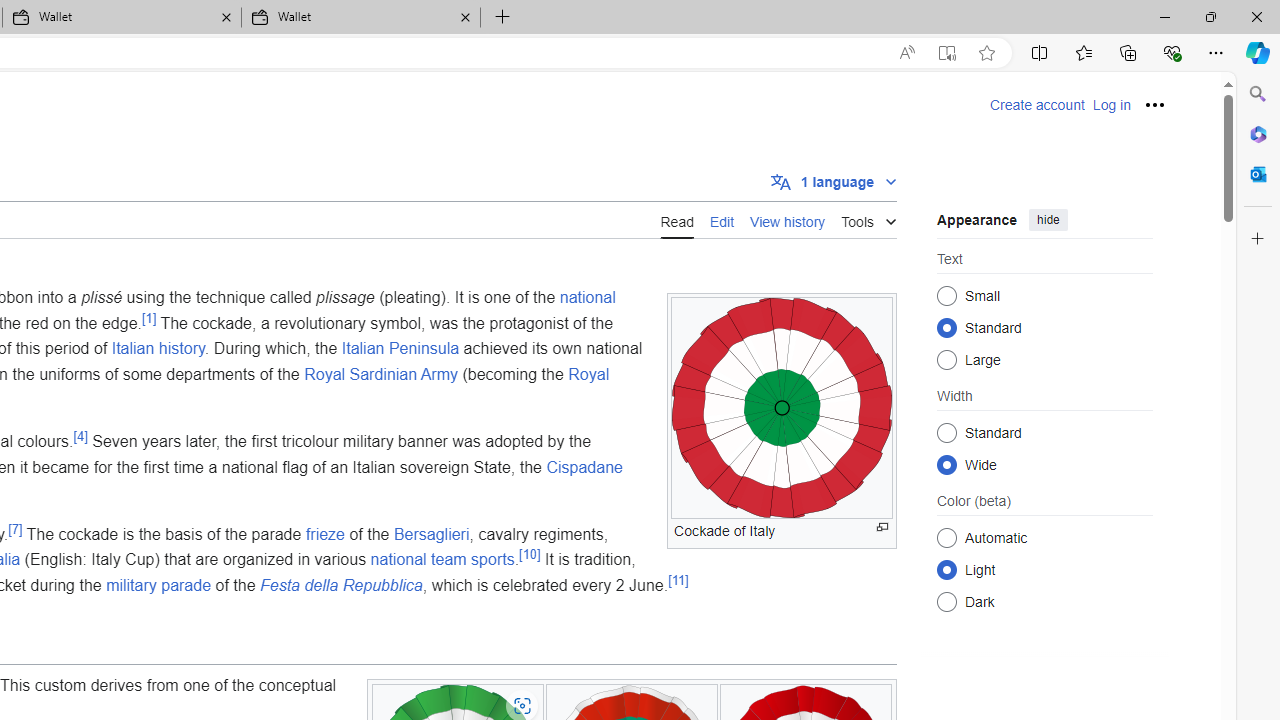 The height and width of the screenshot is (720, 1280). I want to click on '[4]', so click(80, 434).